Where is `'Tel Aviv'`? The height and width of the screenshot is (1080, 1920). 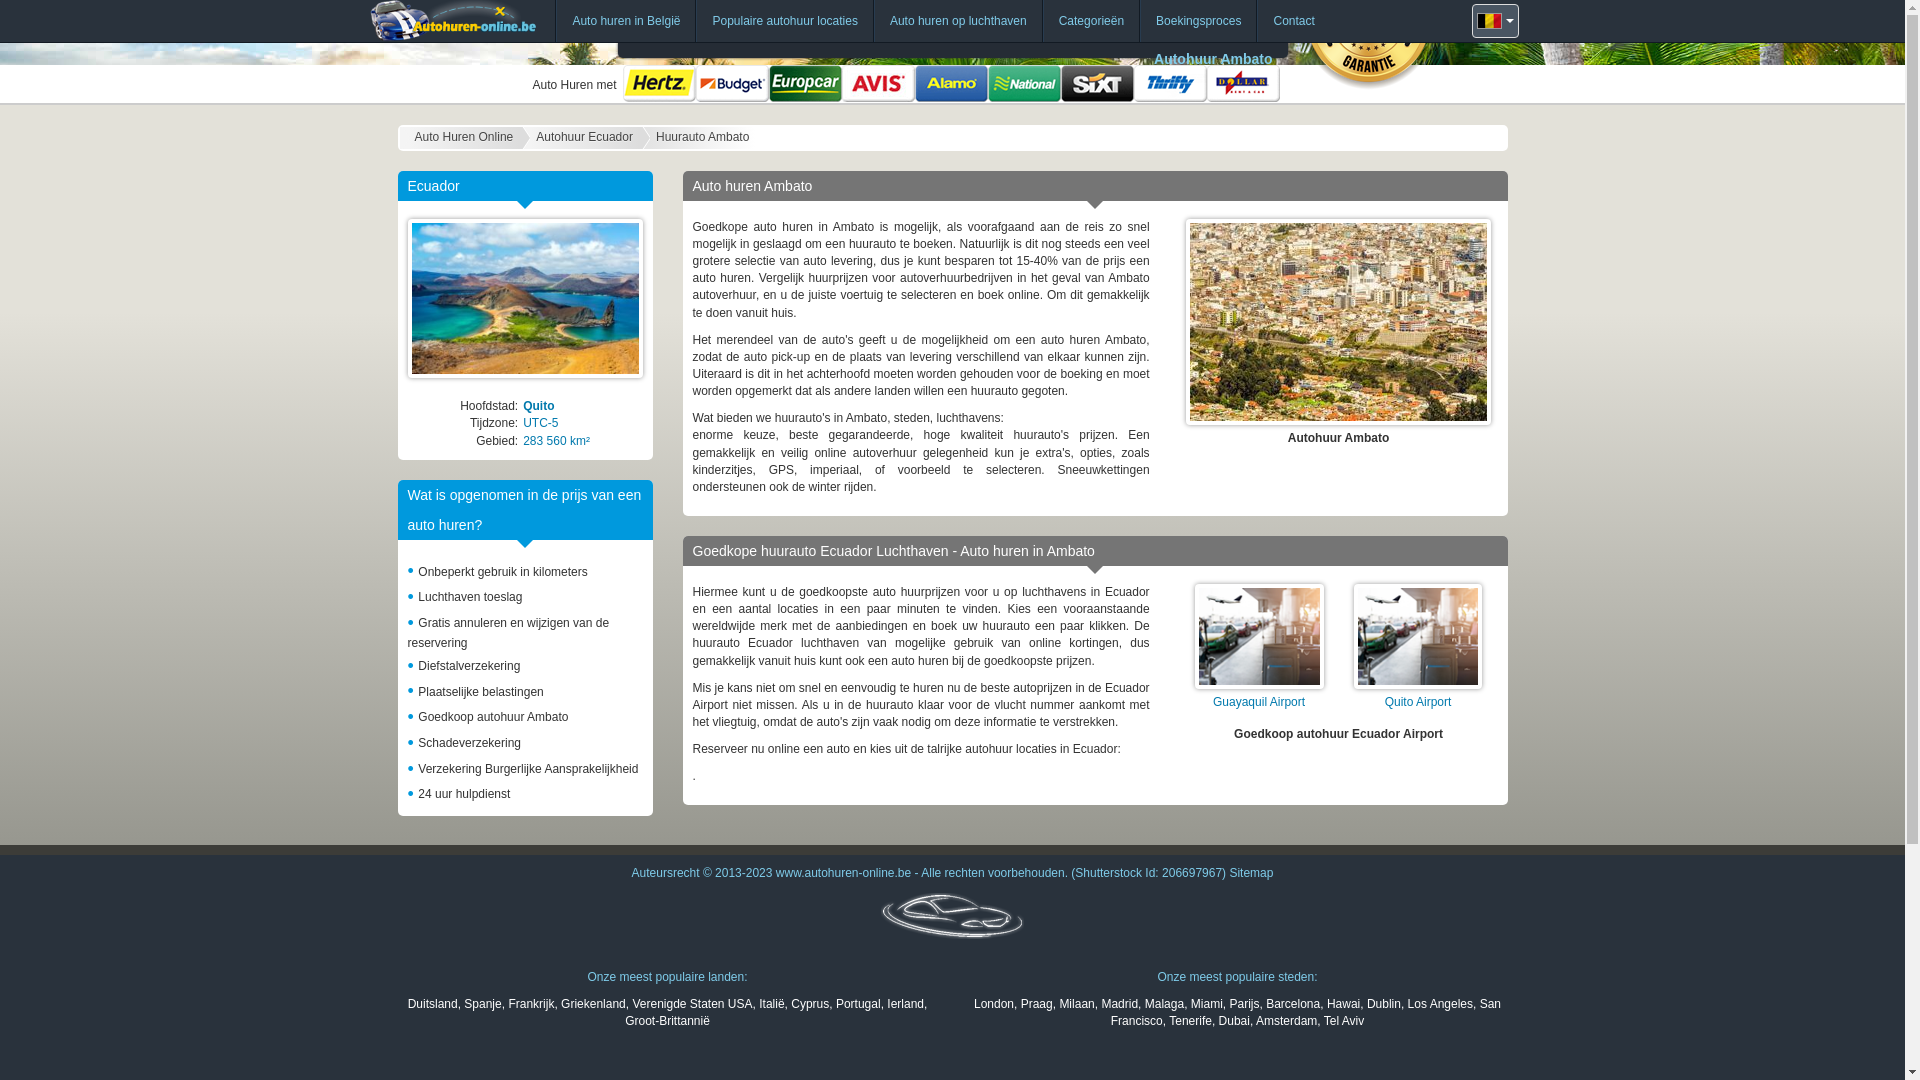
'Tel Aviv' is located at coordinates (1344, 1021).